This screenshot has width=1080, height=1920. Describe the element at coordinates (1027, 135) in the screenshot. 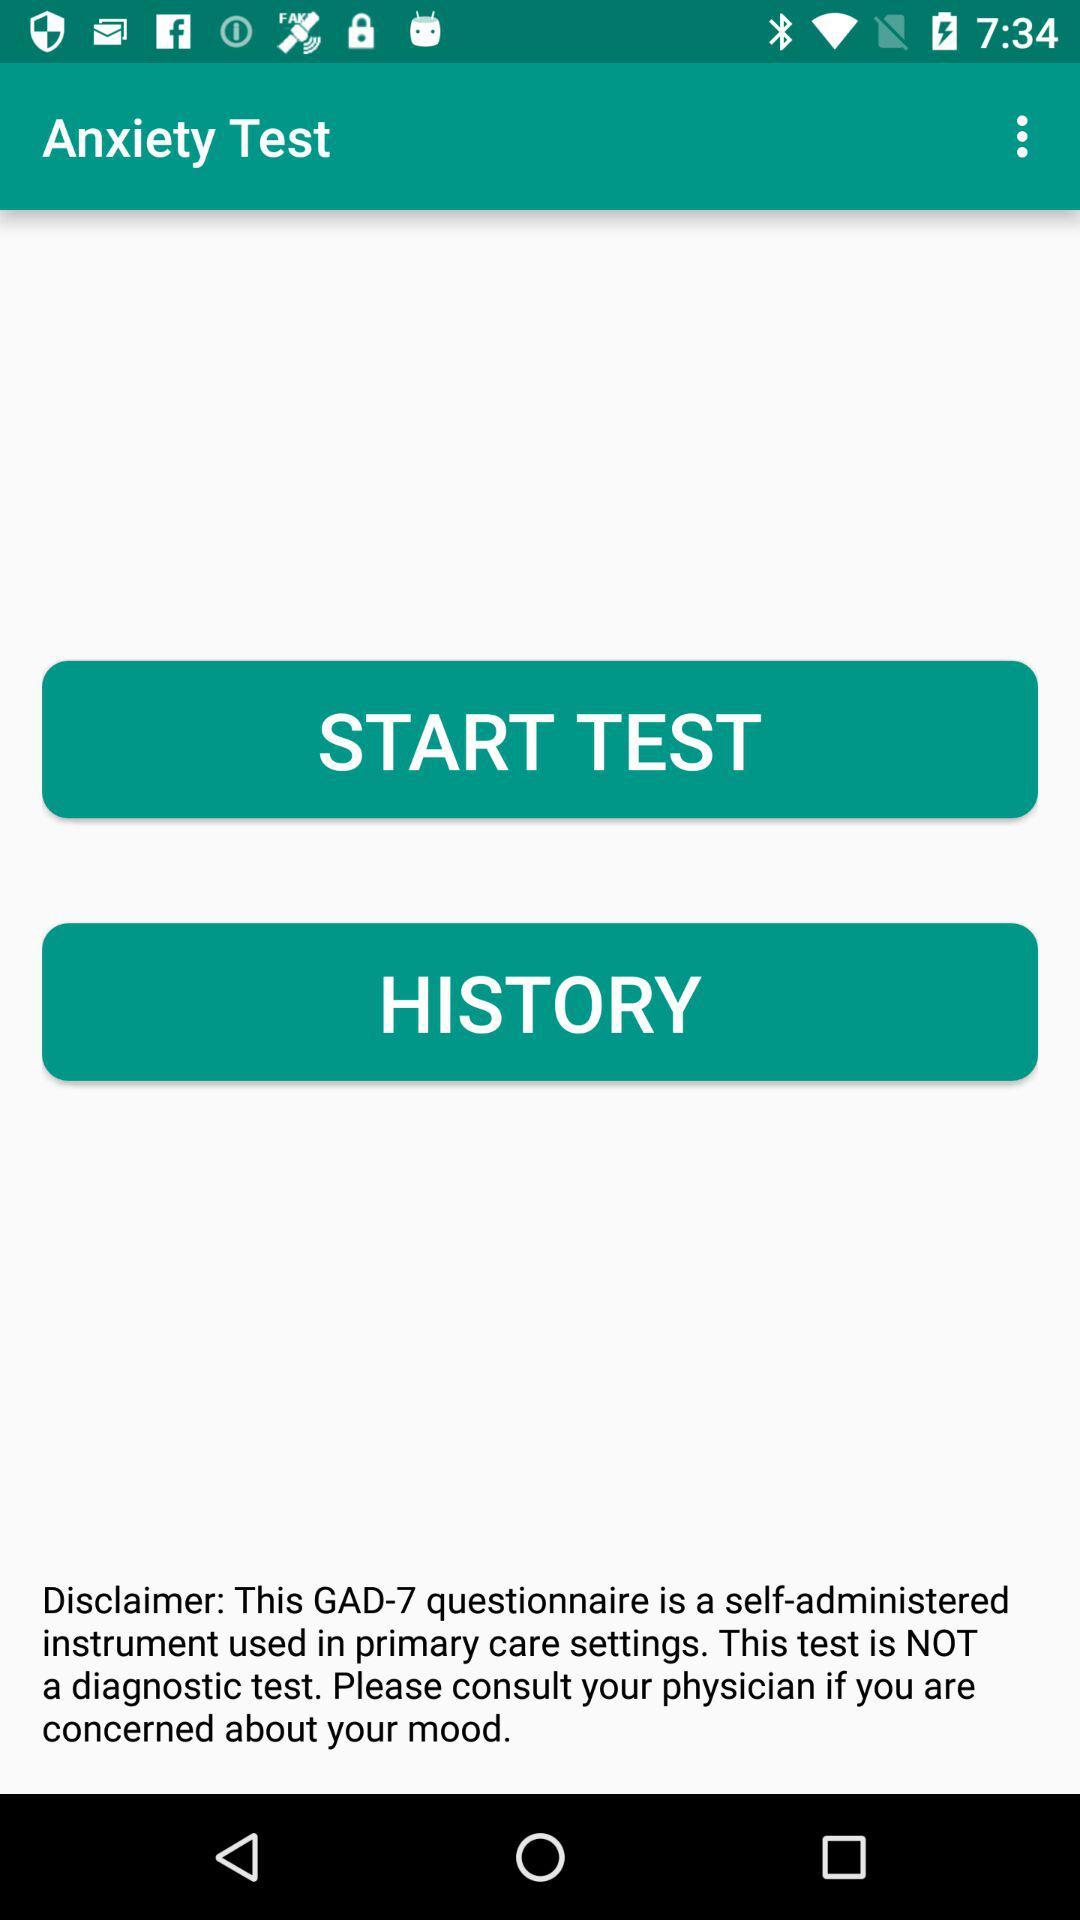

I see `the item to the right of anxiety test` at that location.